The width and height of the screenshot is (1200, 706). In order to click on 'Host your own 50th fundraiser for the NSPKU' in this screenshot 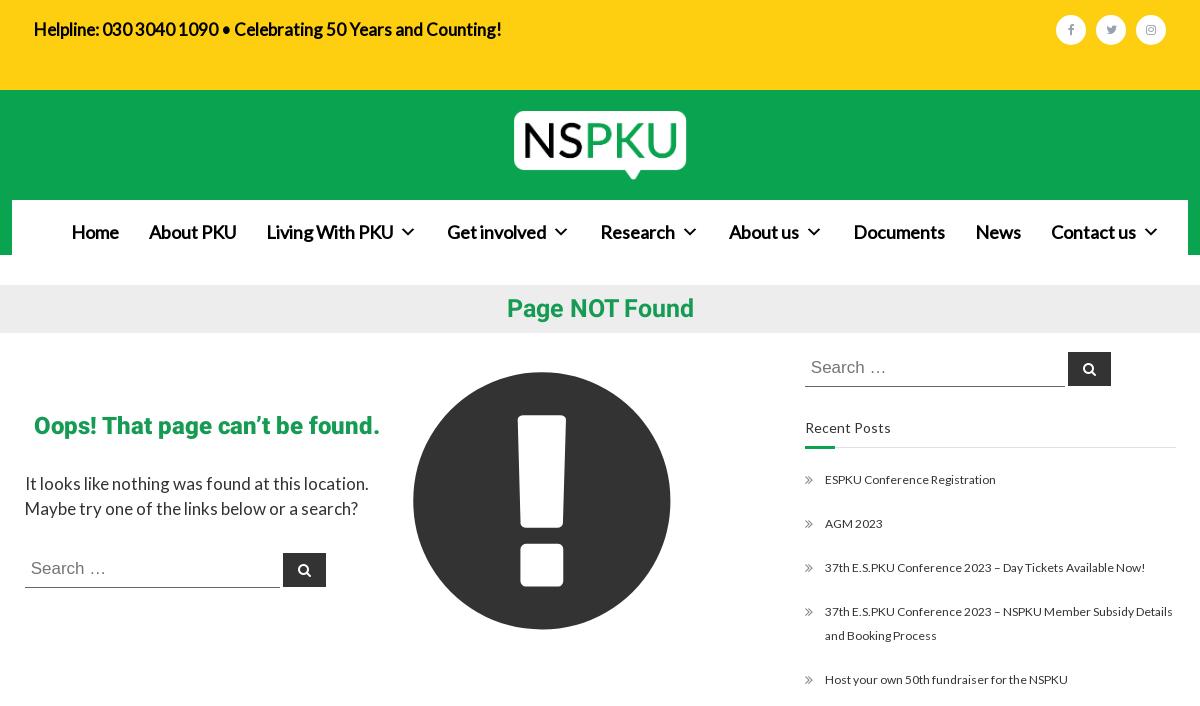, I will do `click(945, 678)`.